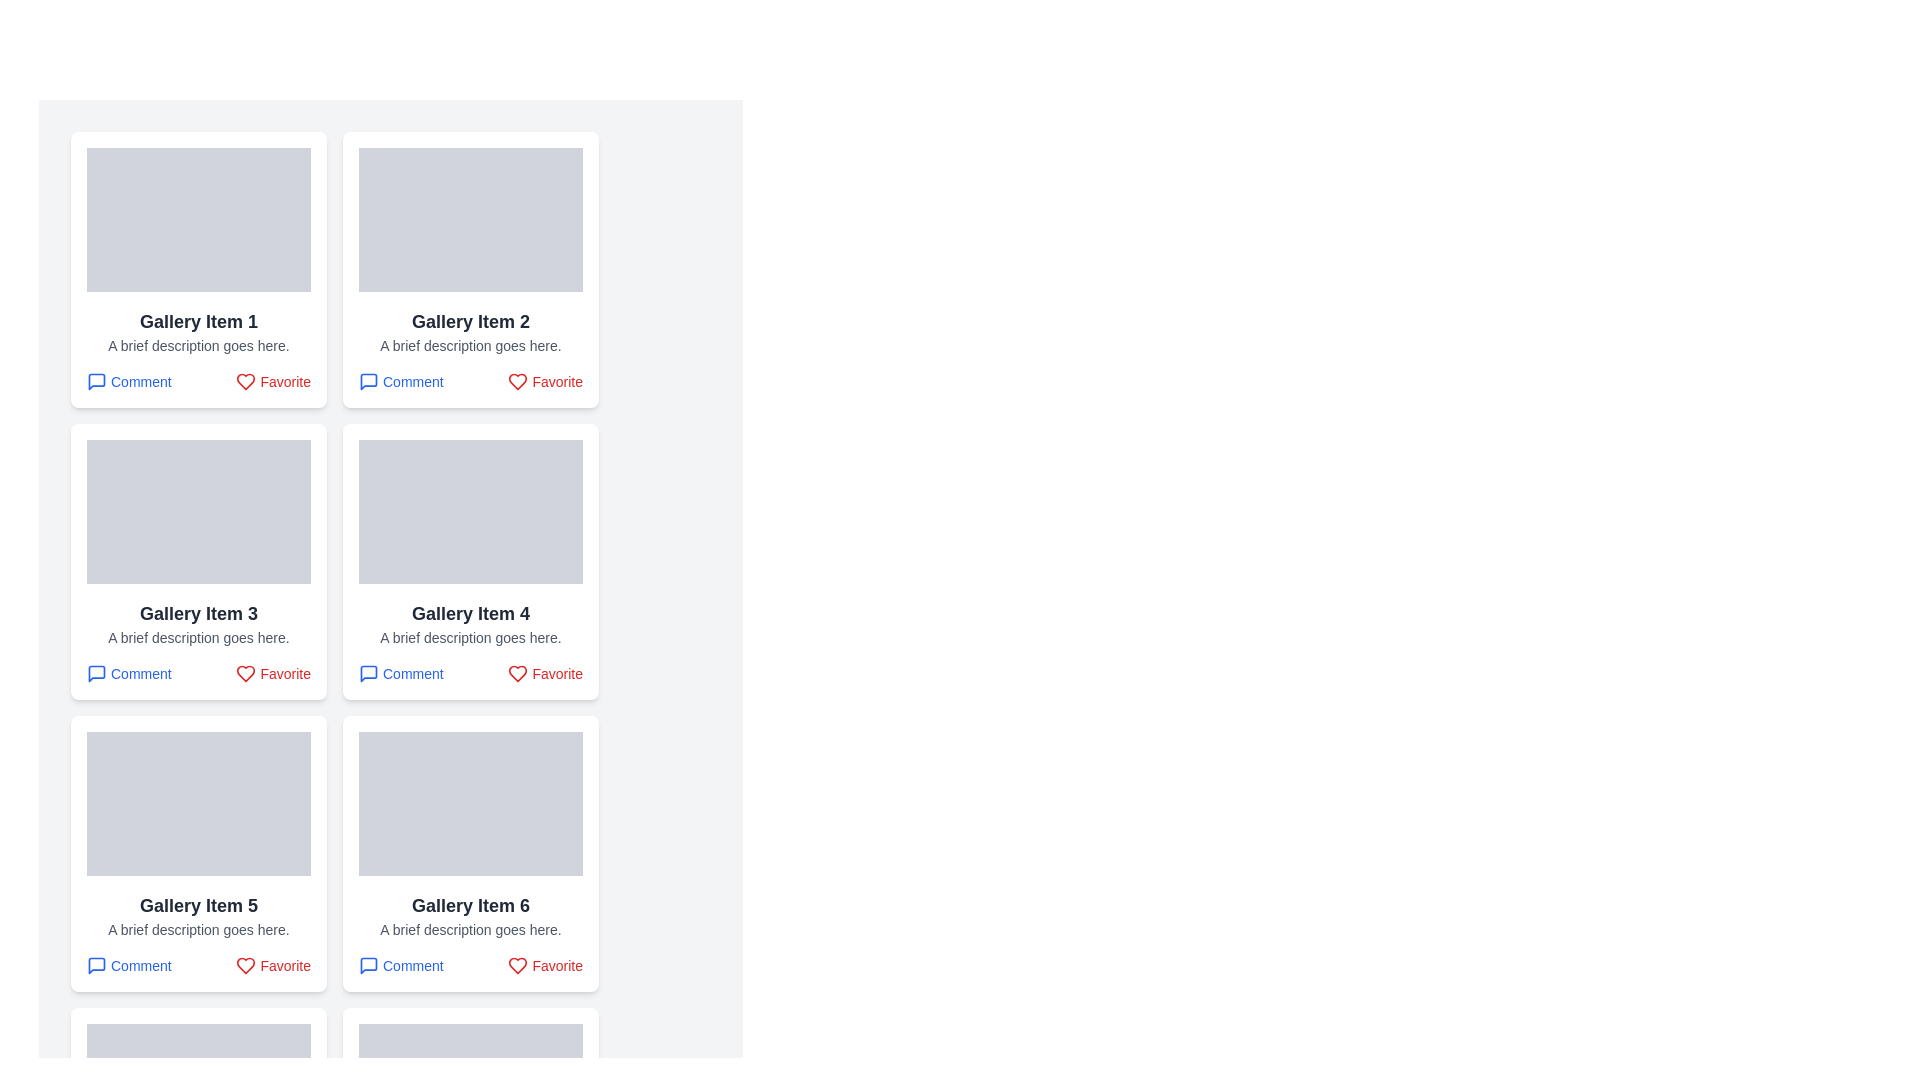 The height and width of the screenshot is (1080, 1920). What do you see at coordinates (469, 906) in the screenshot?
I see `the Text label that identifies the gallery item in the 'Gallery Item 6' card, located at the second position in the last row of the card grid` at bounding box center [469, 906].